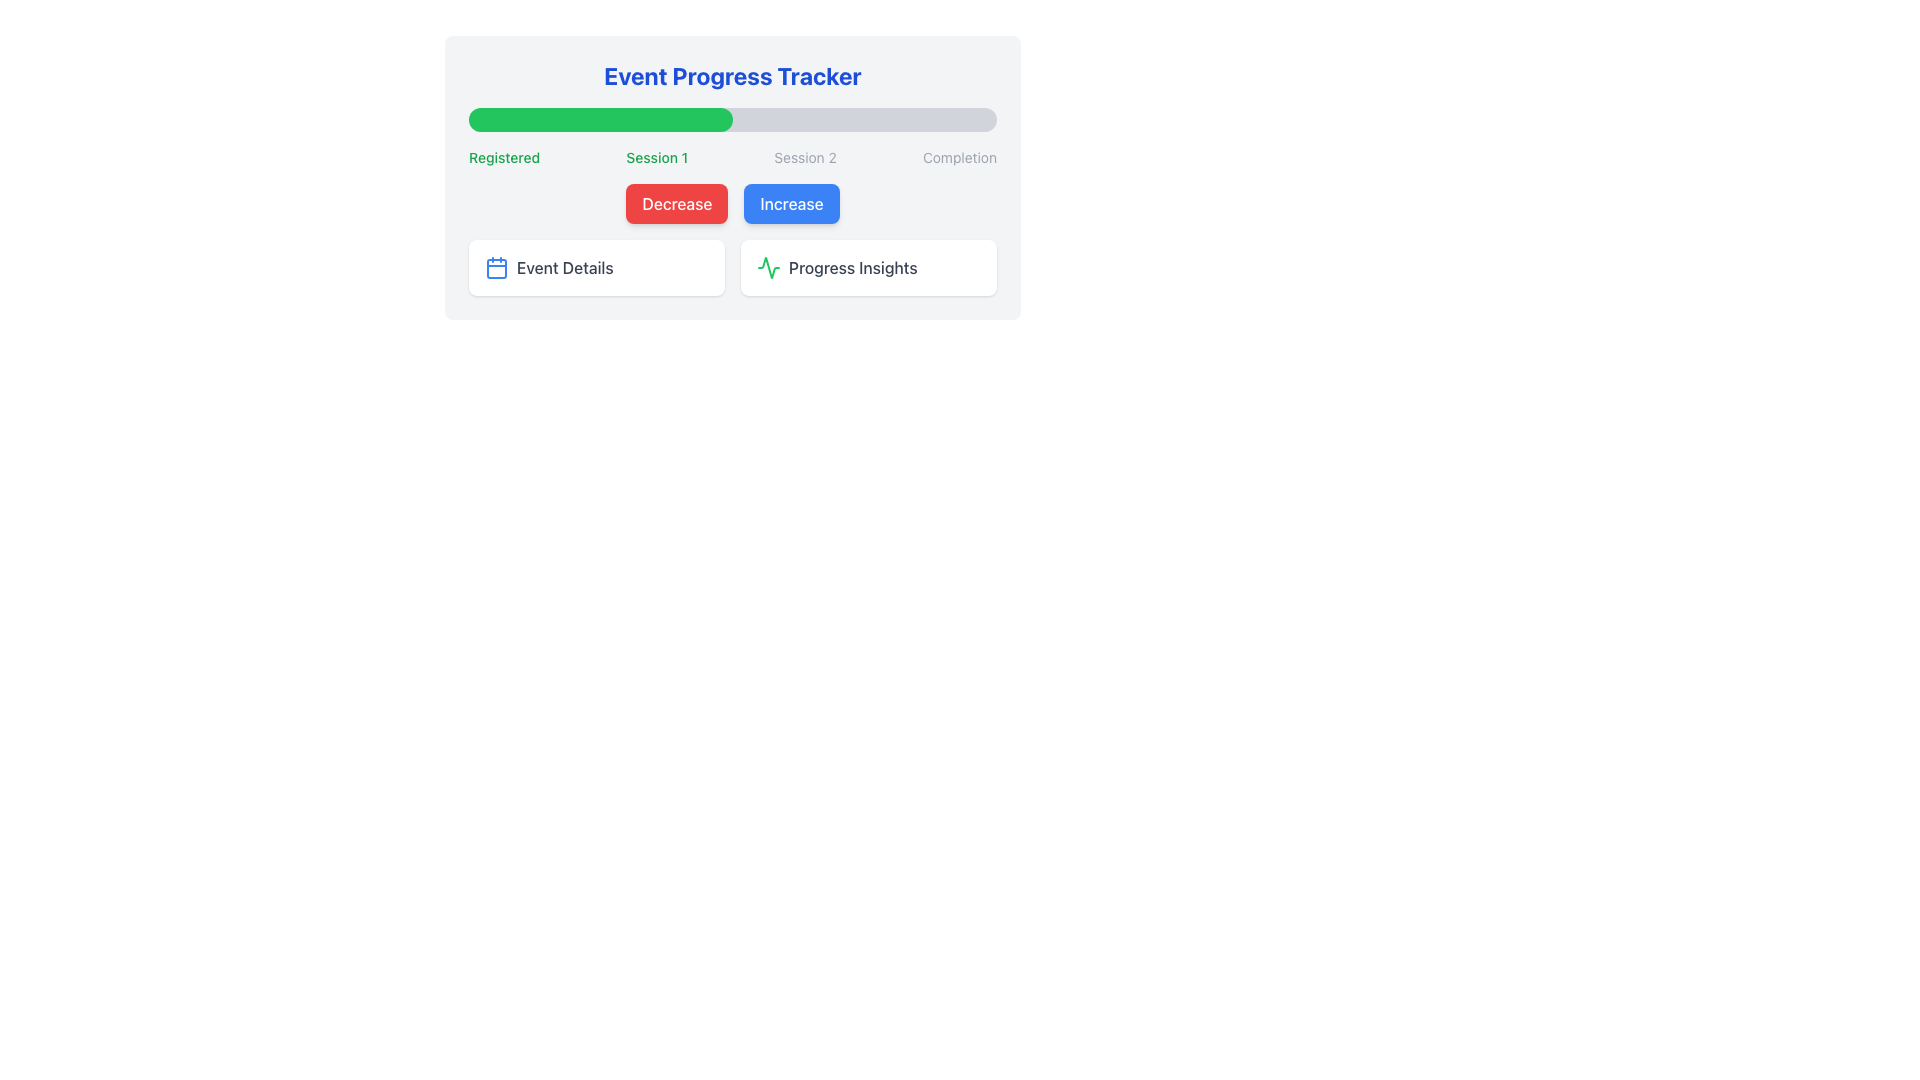  Describe the element at coordinates (497, 268) in the screenshot. I see `the rounded rectangle within the calendar icon that serves as a visual mark for the 'Event Details' button` at that location.